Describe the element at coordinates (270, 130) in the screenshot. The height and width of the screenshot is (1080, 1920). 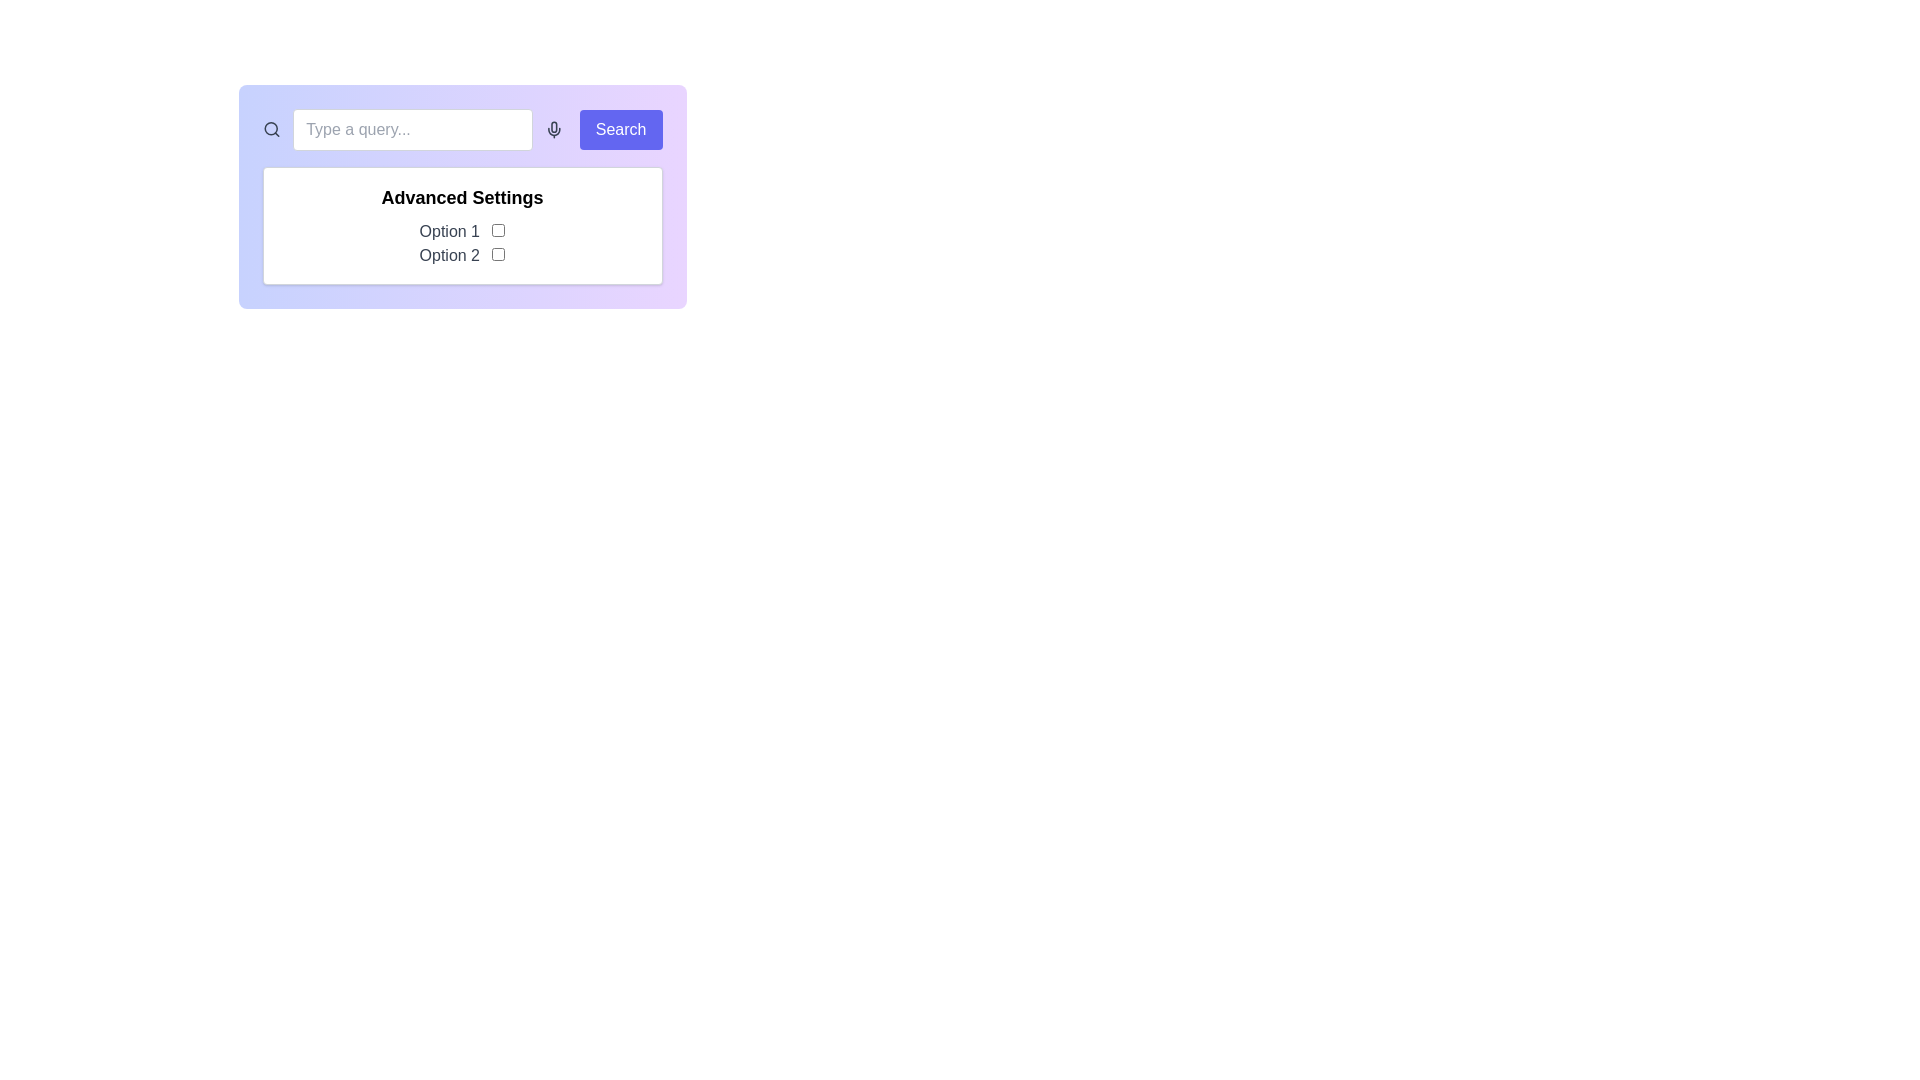
I see `the decorative search icon located at the far left of the row layout, which includes a text input field, microphone icon, and search button` at that location.